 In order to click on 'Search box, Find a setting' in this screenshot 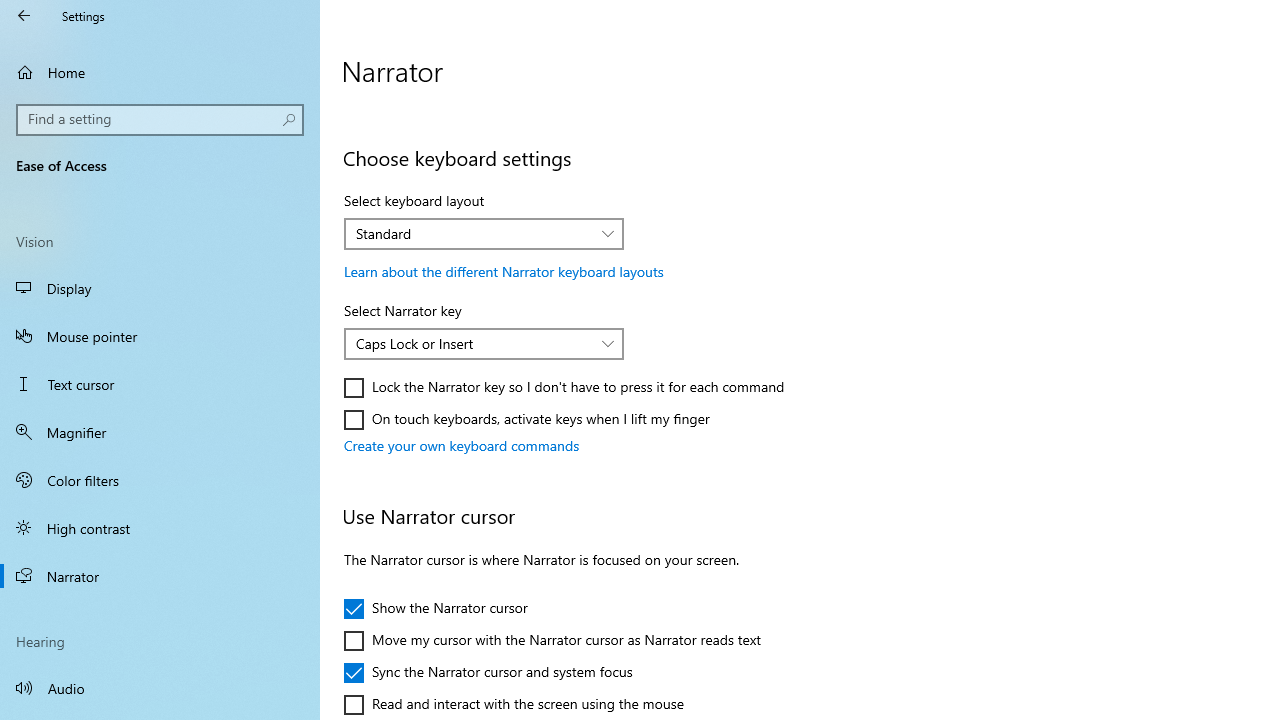, I will do `click(160, 119)`.